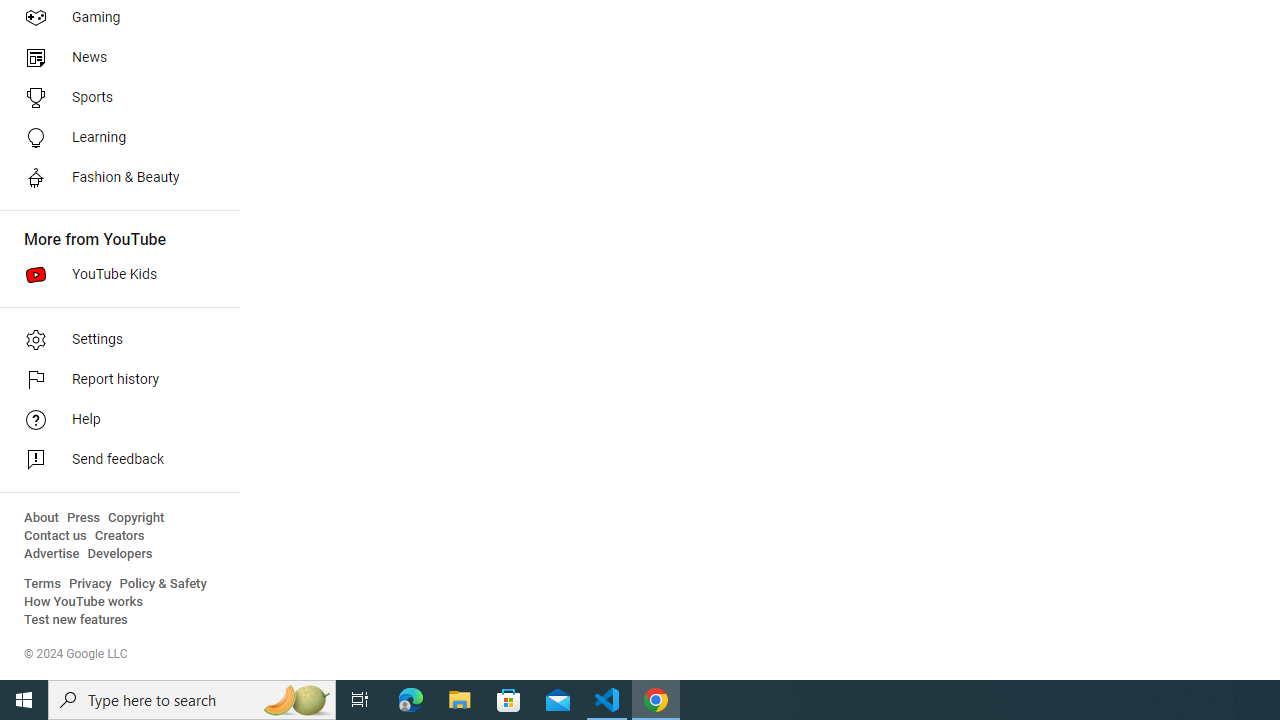 This screenshot has width=1280, height=720. What do you see at coordinates (112, 419) in the screenshot?
I see `'Help'` at bounding box center [112, 419].